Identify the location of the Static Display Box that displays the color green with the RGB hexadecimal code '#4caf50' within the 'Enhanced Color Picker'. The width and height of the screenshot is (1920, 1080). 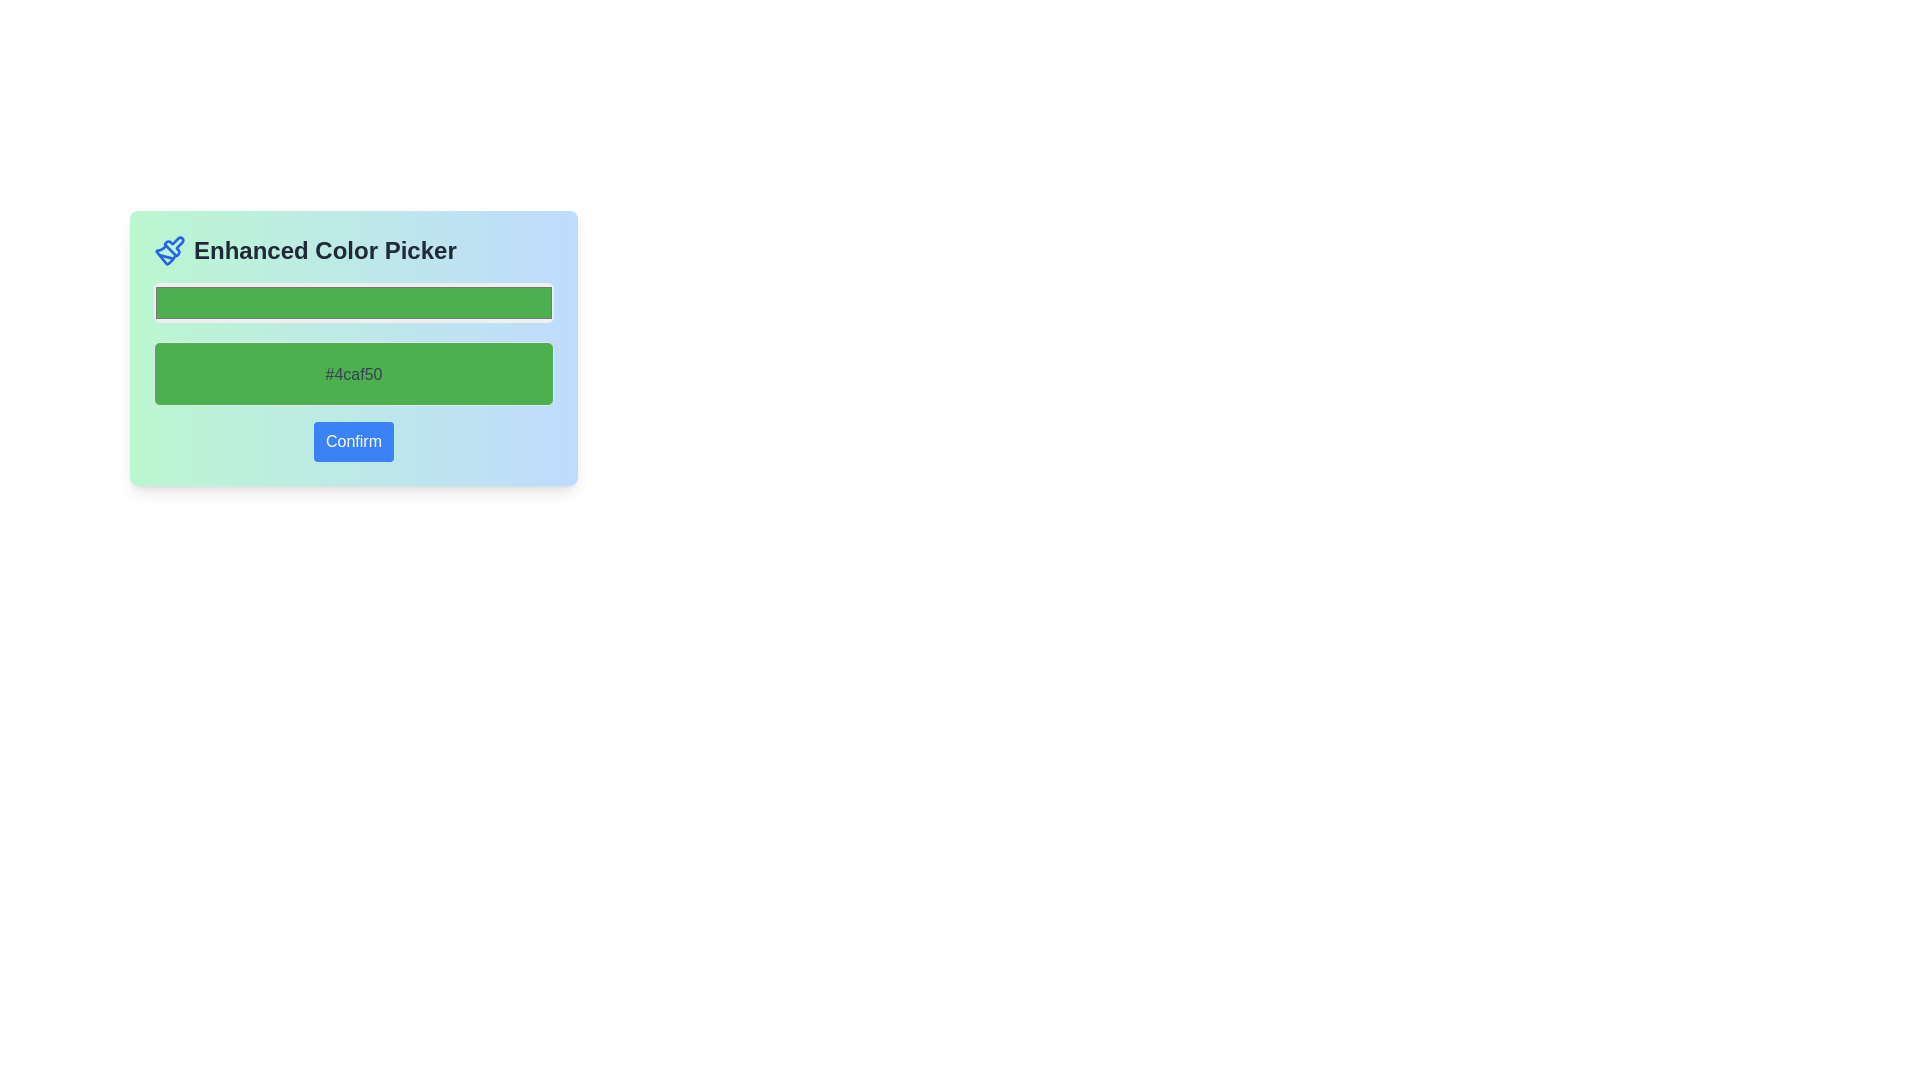
(354, 374).